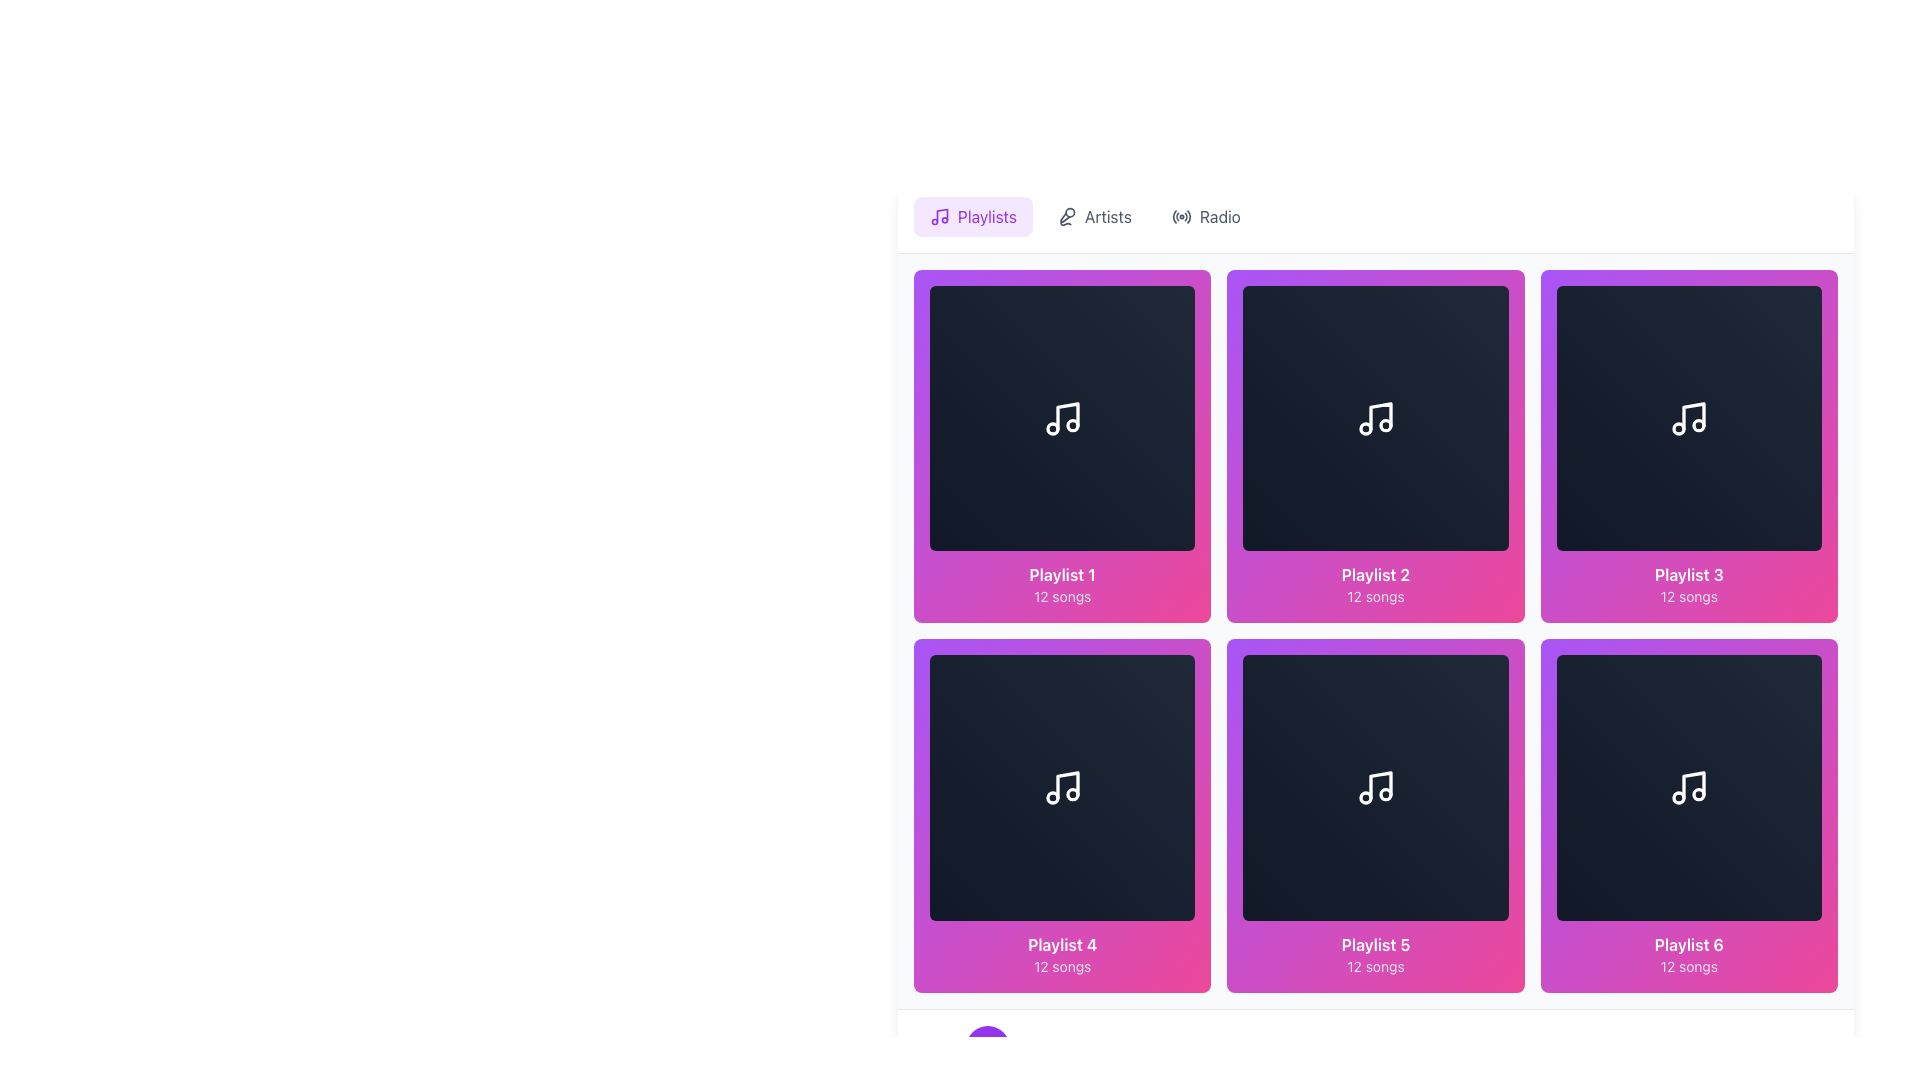 This screenshot has height=1080, width=1920. Describe the element at coordinates (1375, 575) in the screenshot. I see `the 'Playlist 2' text label to focus on the playlist it identifies, located in the second tile of a 3x2 grid layout, just below the central icon` at that location.